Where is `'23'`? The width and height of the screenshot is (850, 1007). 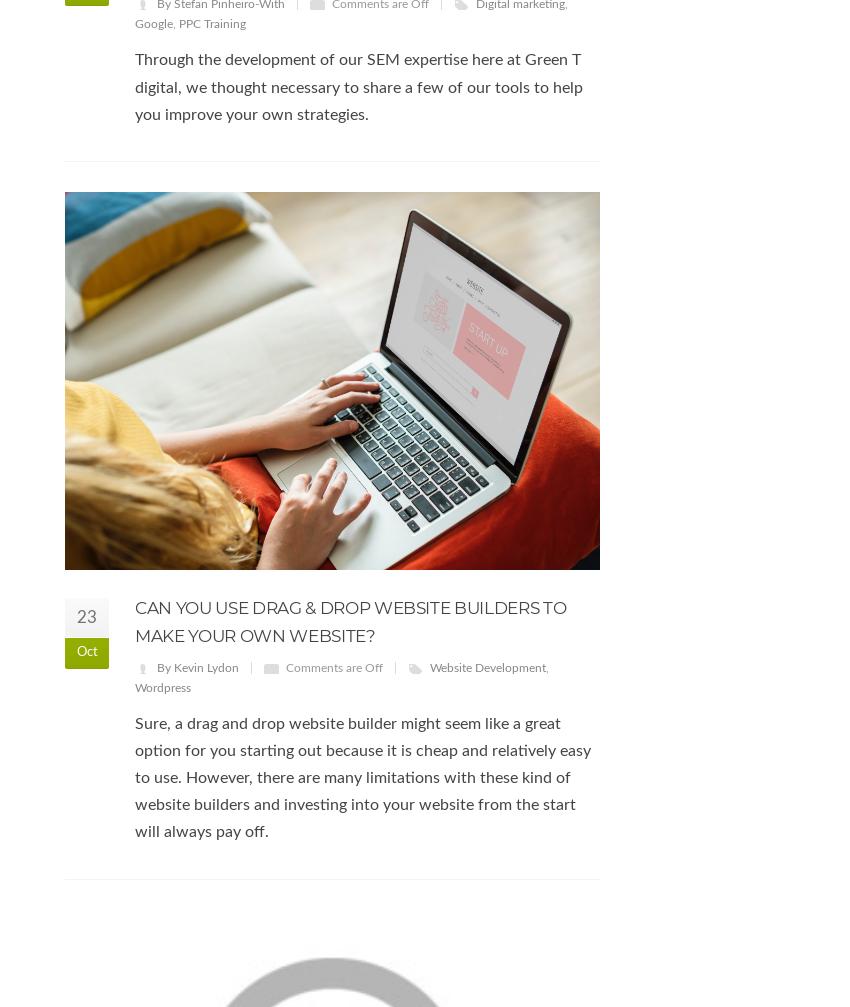
'23' is located at coordinates (77, 615).